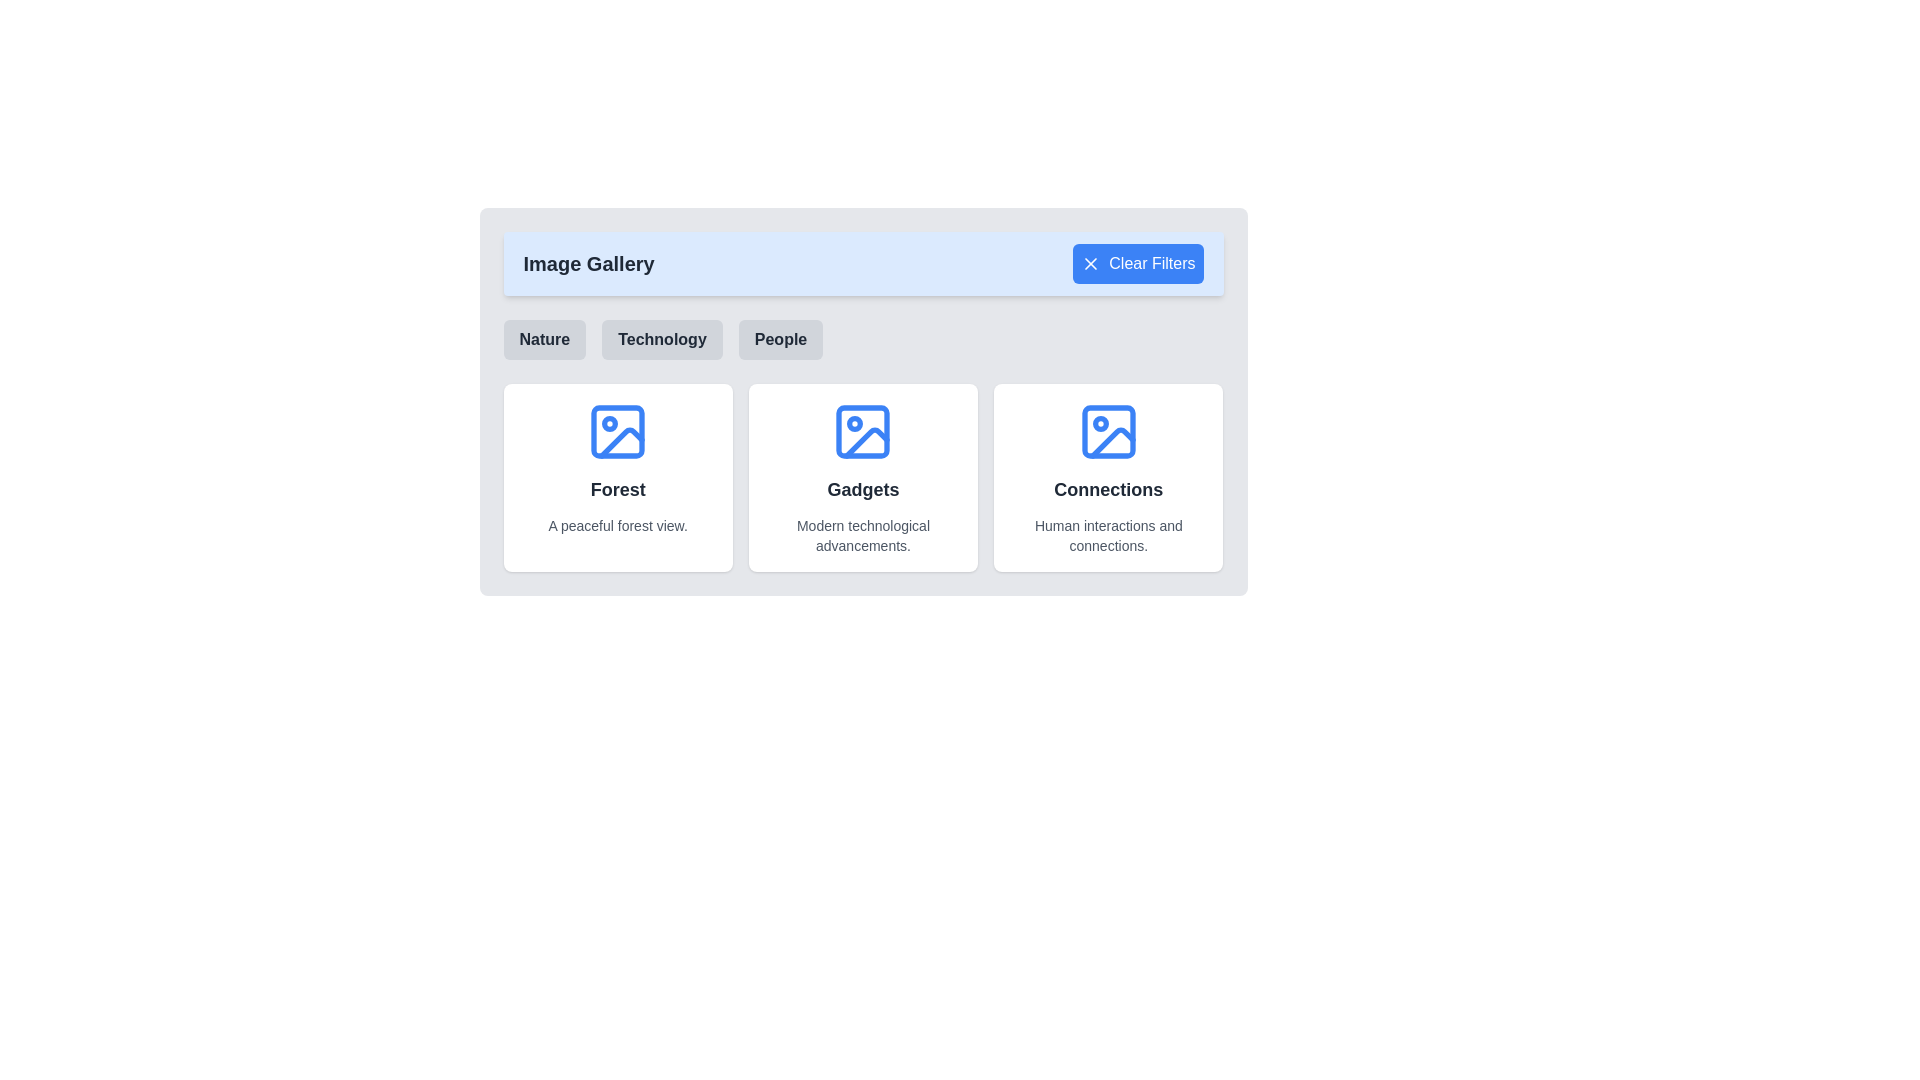  I want to click on the 'Nature' button located below the 'Image Gallery' title, so click(544, 338).